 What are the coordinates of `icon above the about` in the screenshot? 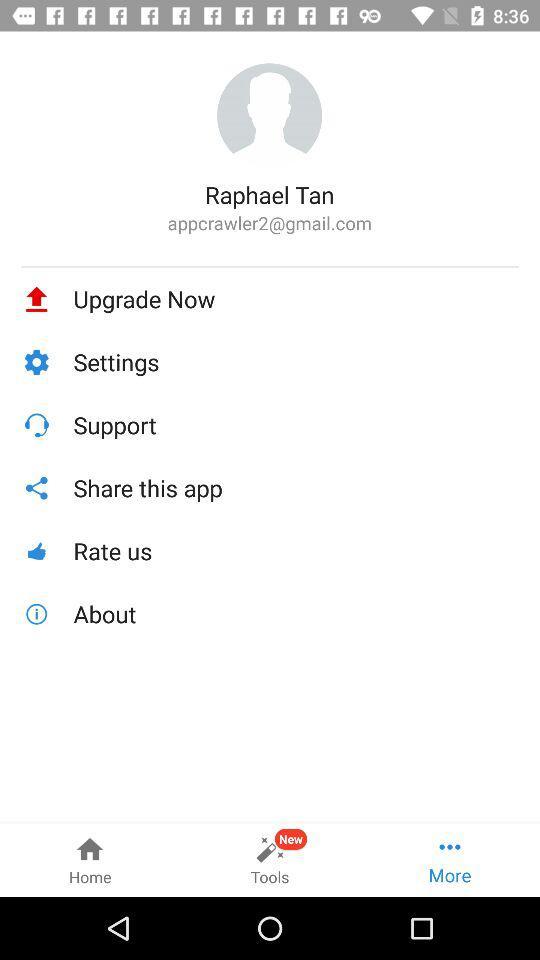 It's located at (295, 551).